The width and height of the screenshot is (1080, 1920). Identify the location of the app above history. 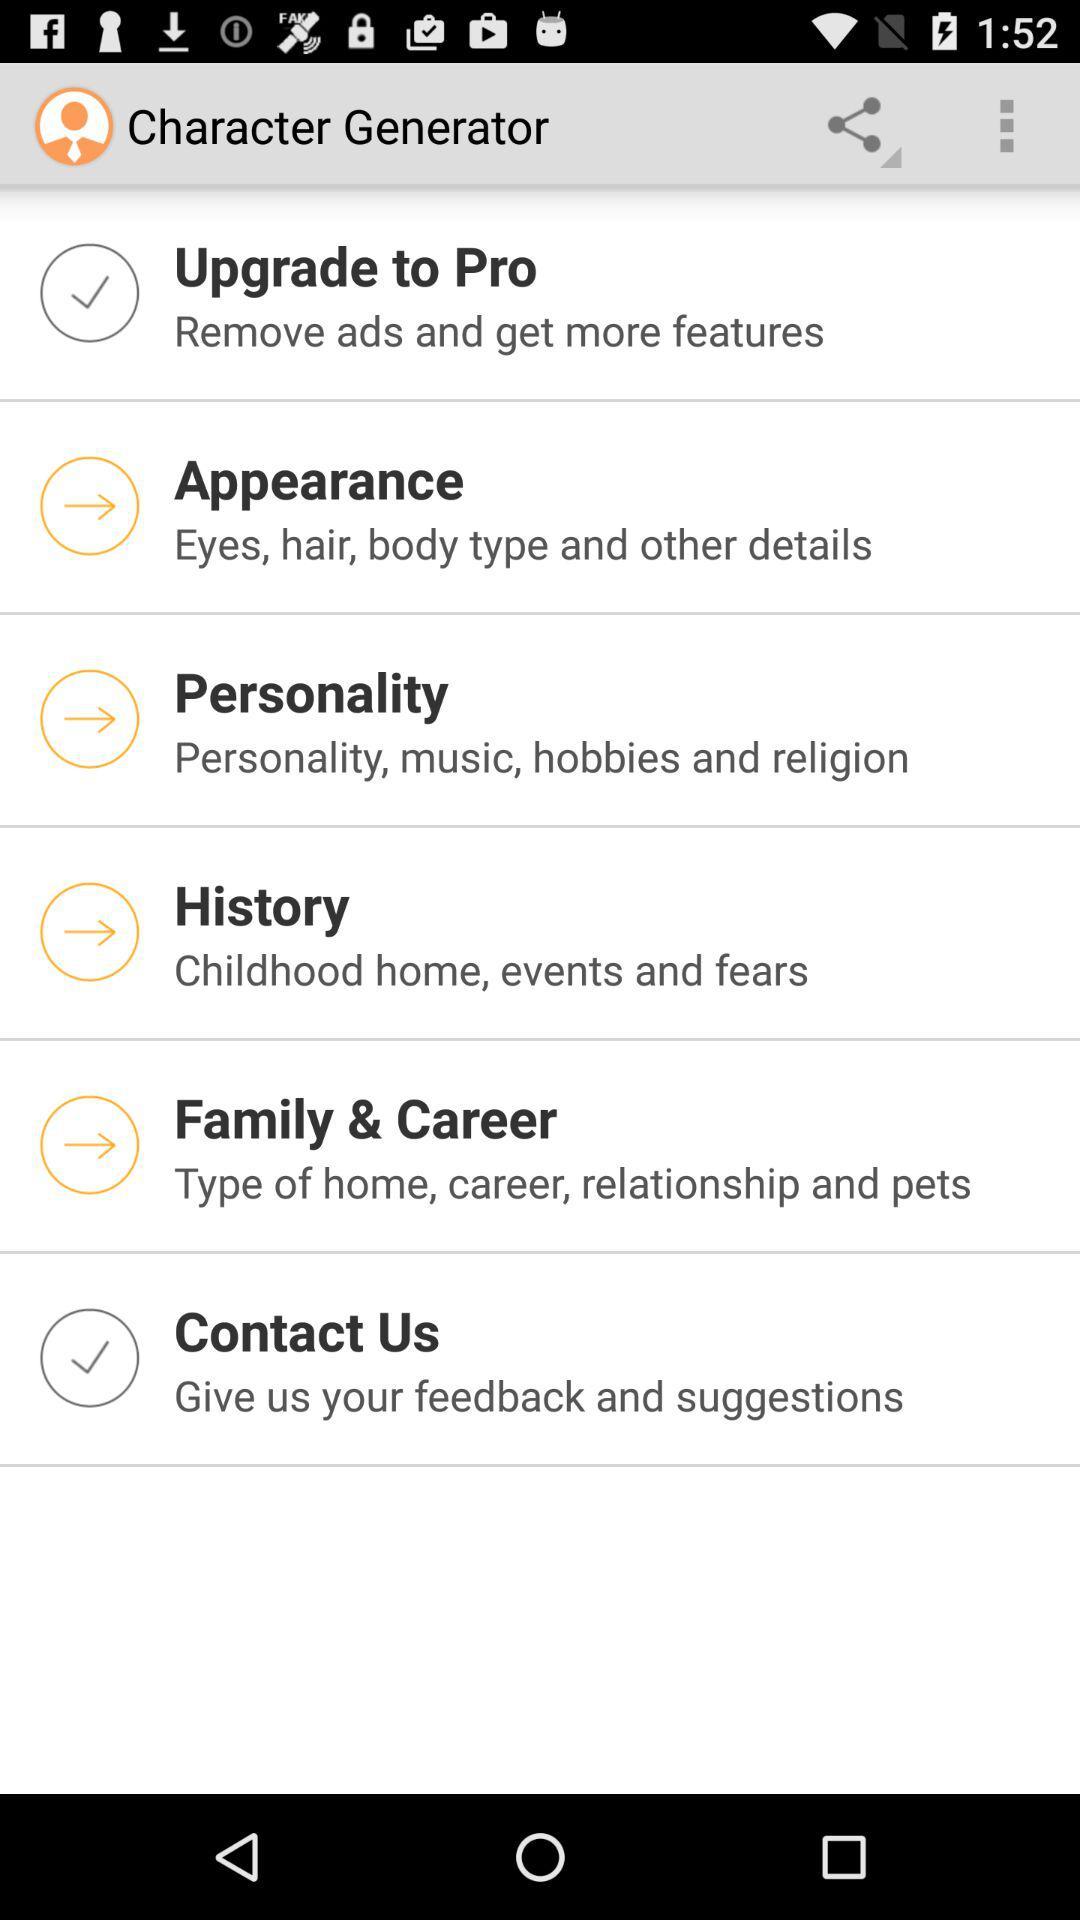
(613, 754).